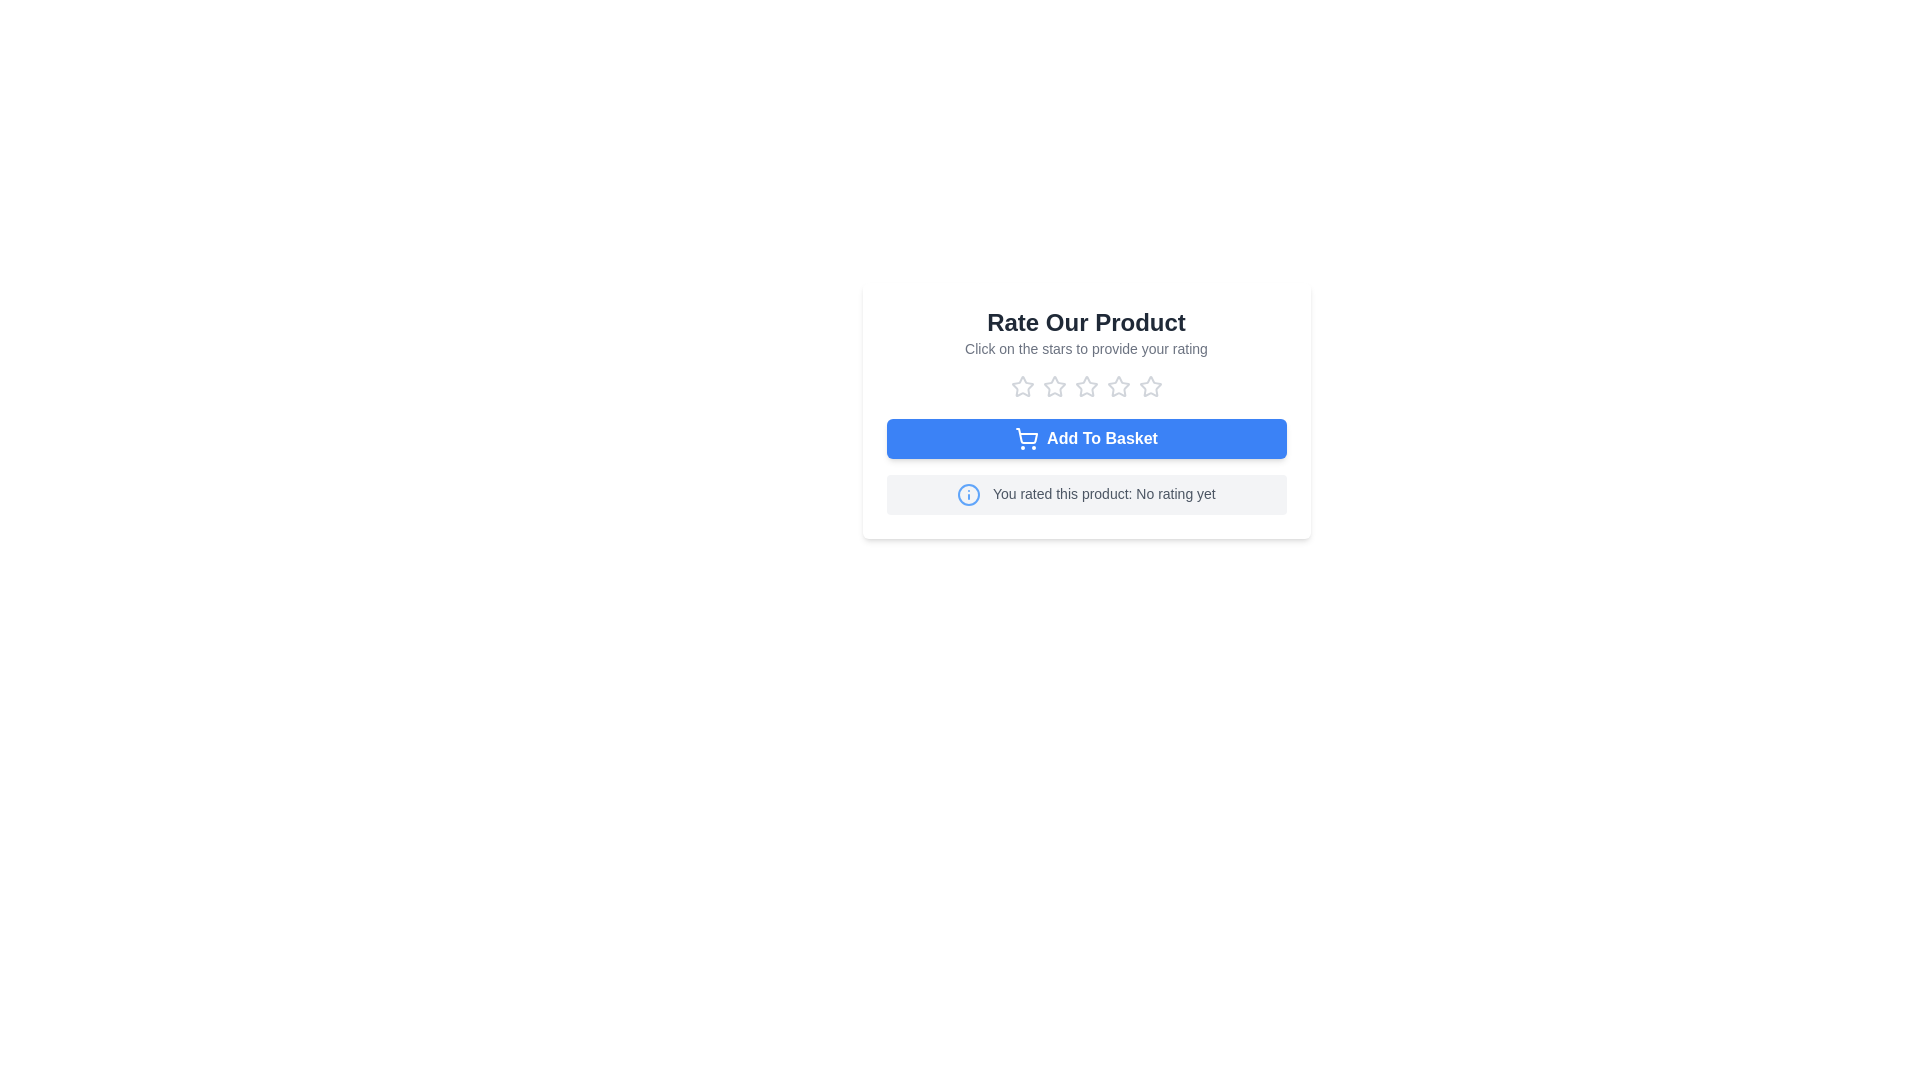  I want to click on the fourth star in the star rating button, so click(1117, 386).